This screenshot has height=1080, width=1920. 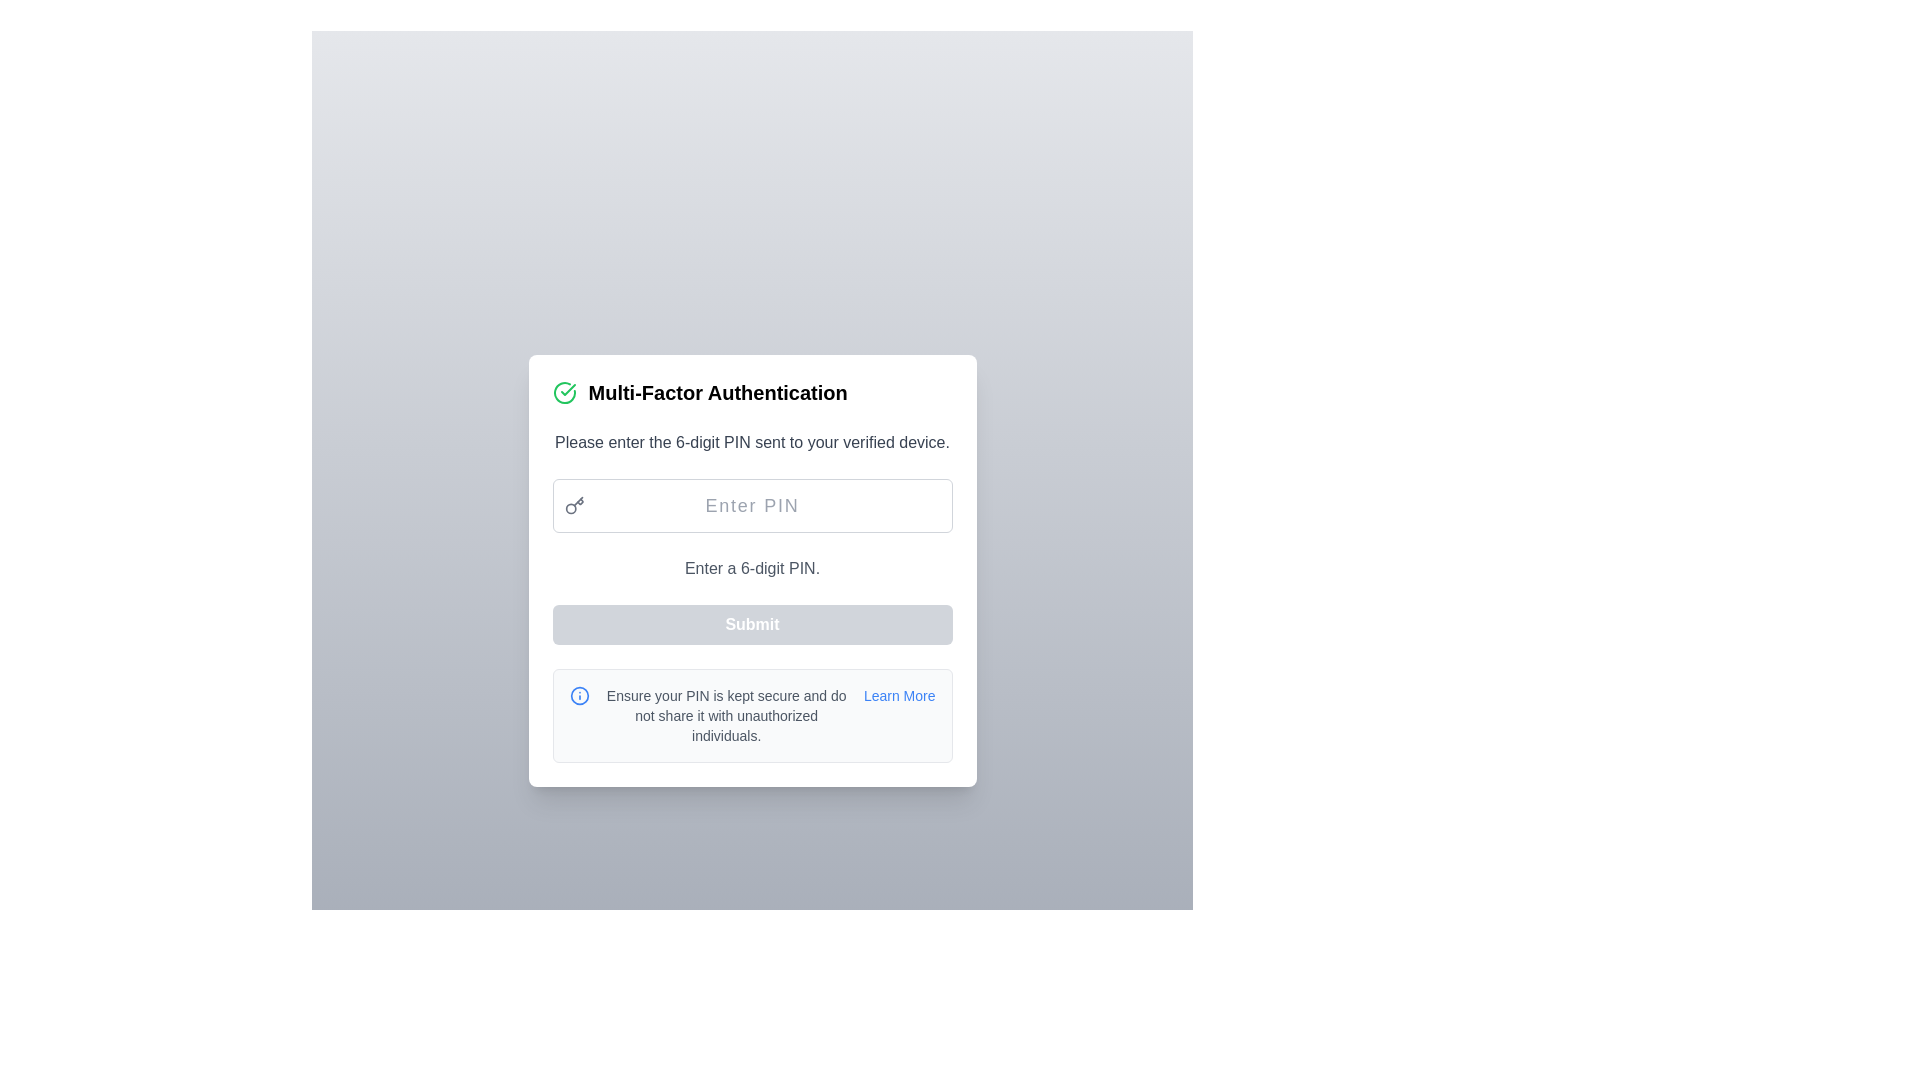 I want to click on the 'Submit' button for visual interaction, located in the center of the multi-factor authentication card below the PIN input field, so click(x=751, y=623).